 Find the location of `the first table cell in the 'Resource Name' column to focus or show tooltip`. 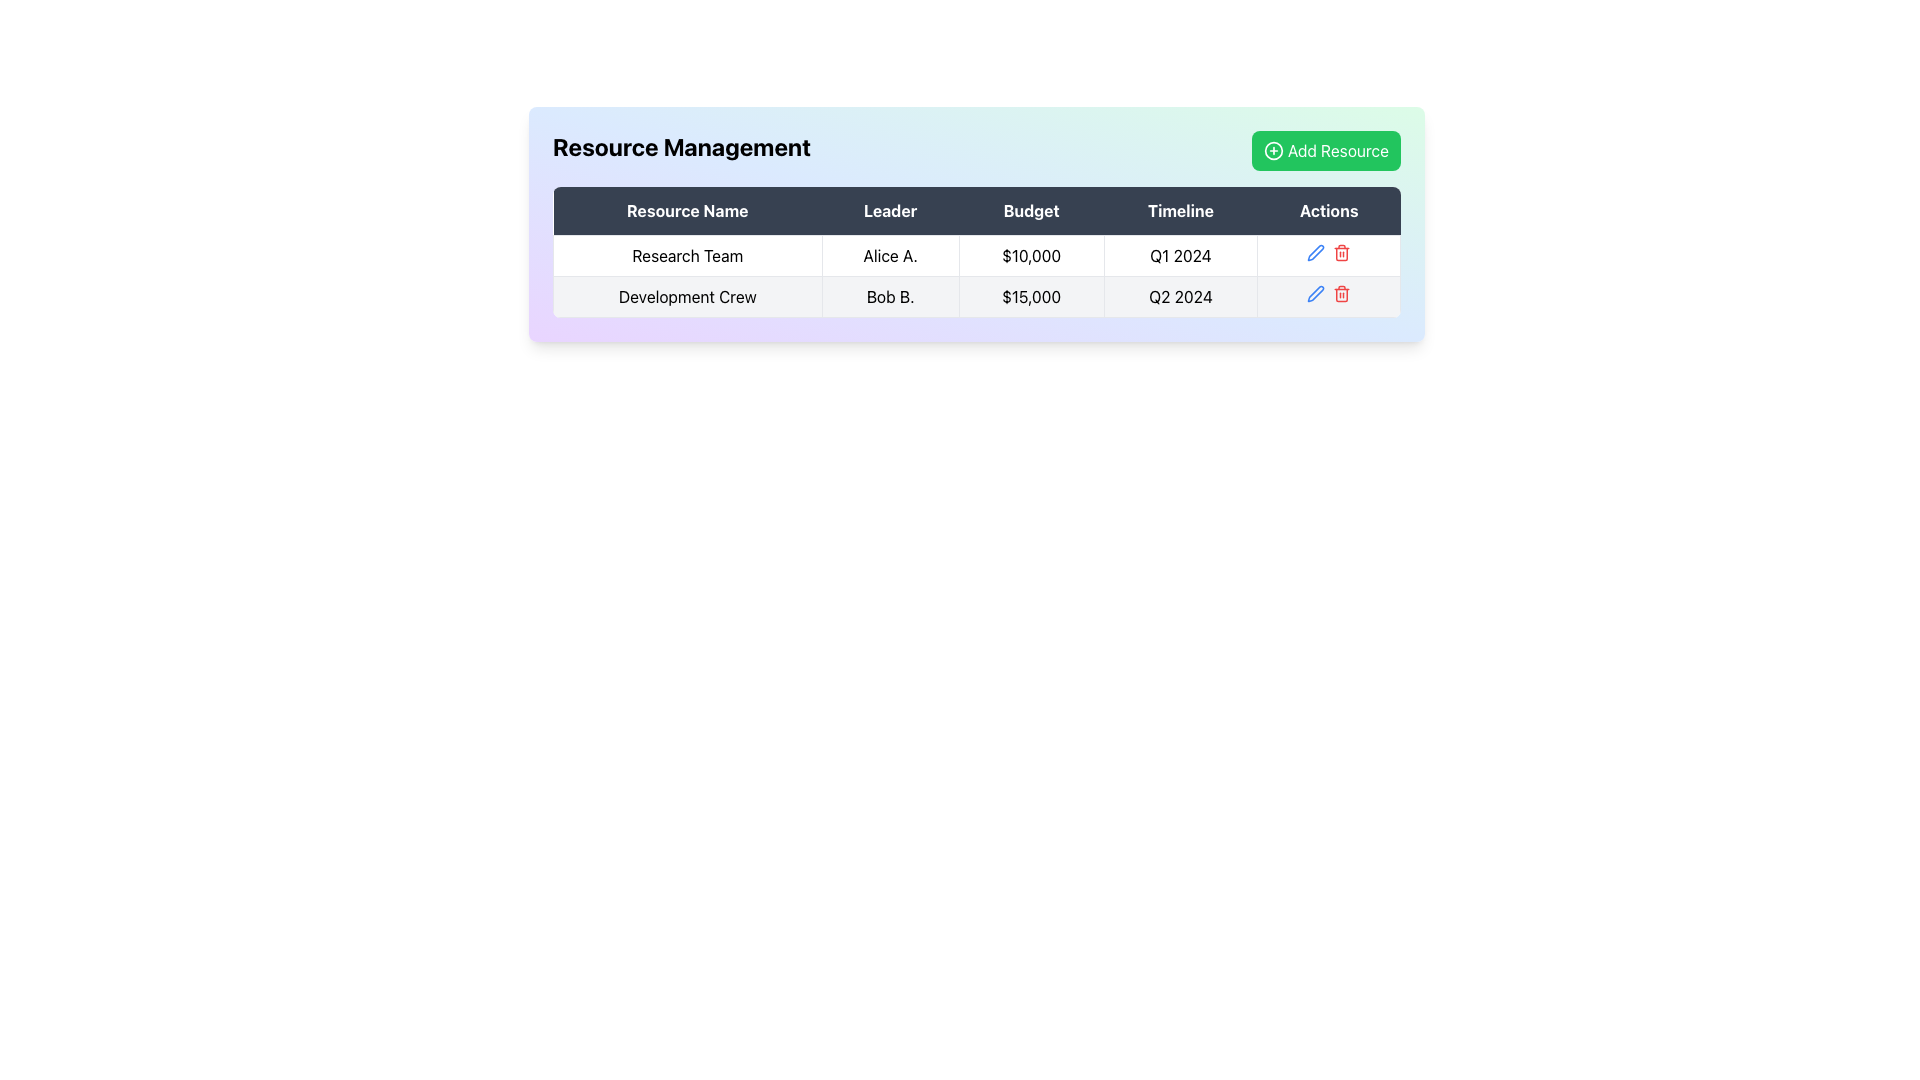

the first table cell in the 'Resource Name' column to focus or show tooltip is located at coordinates (687, 254).